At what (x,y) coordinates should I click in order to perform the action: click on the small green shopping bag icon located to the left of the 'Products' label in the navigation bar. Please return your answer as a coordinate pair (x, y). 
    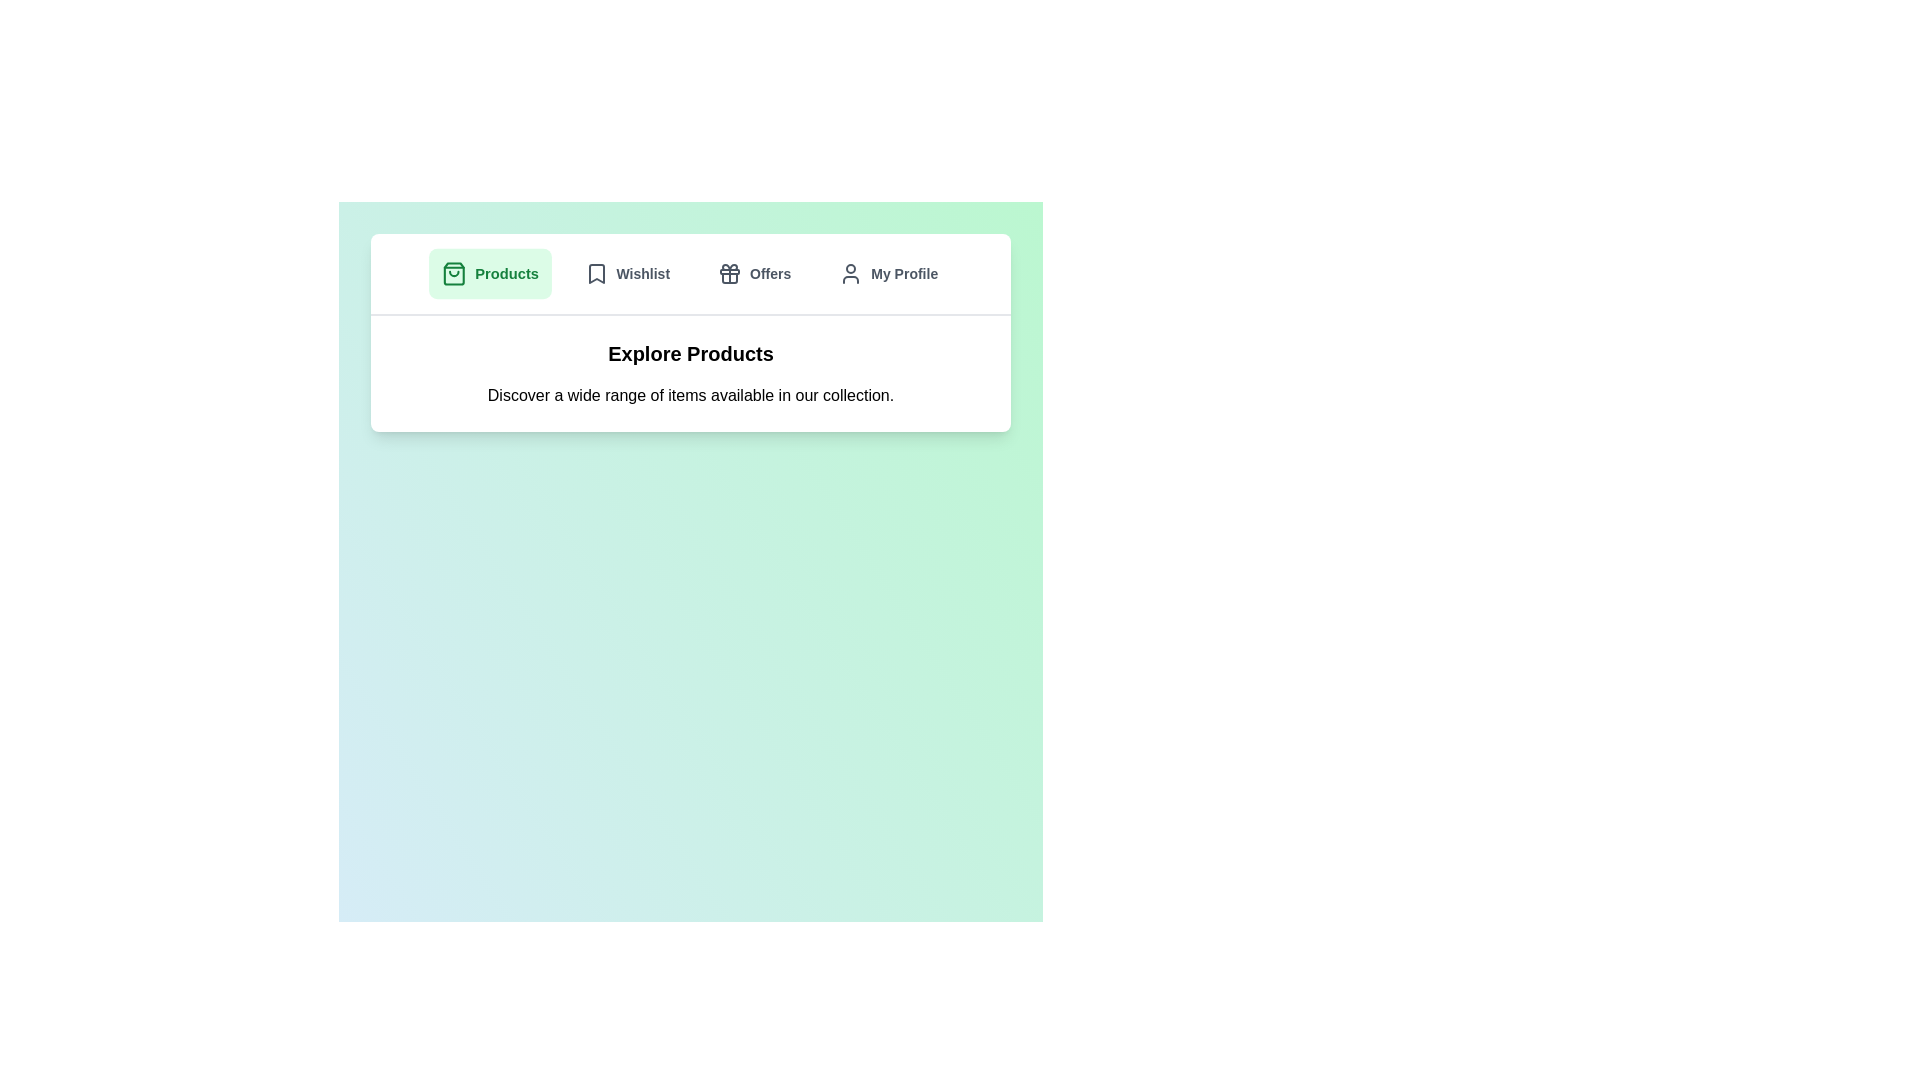
    Looking at the image, I should click on (453, 273).